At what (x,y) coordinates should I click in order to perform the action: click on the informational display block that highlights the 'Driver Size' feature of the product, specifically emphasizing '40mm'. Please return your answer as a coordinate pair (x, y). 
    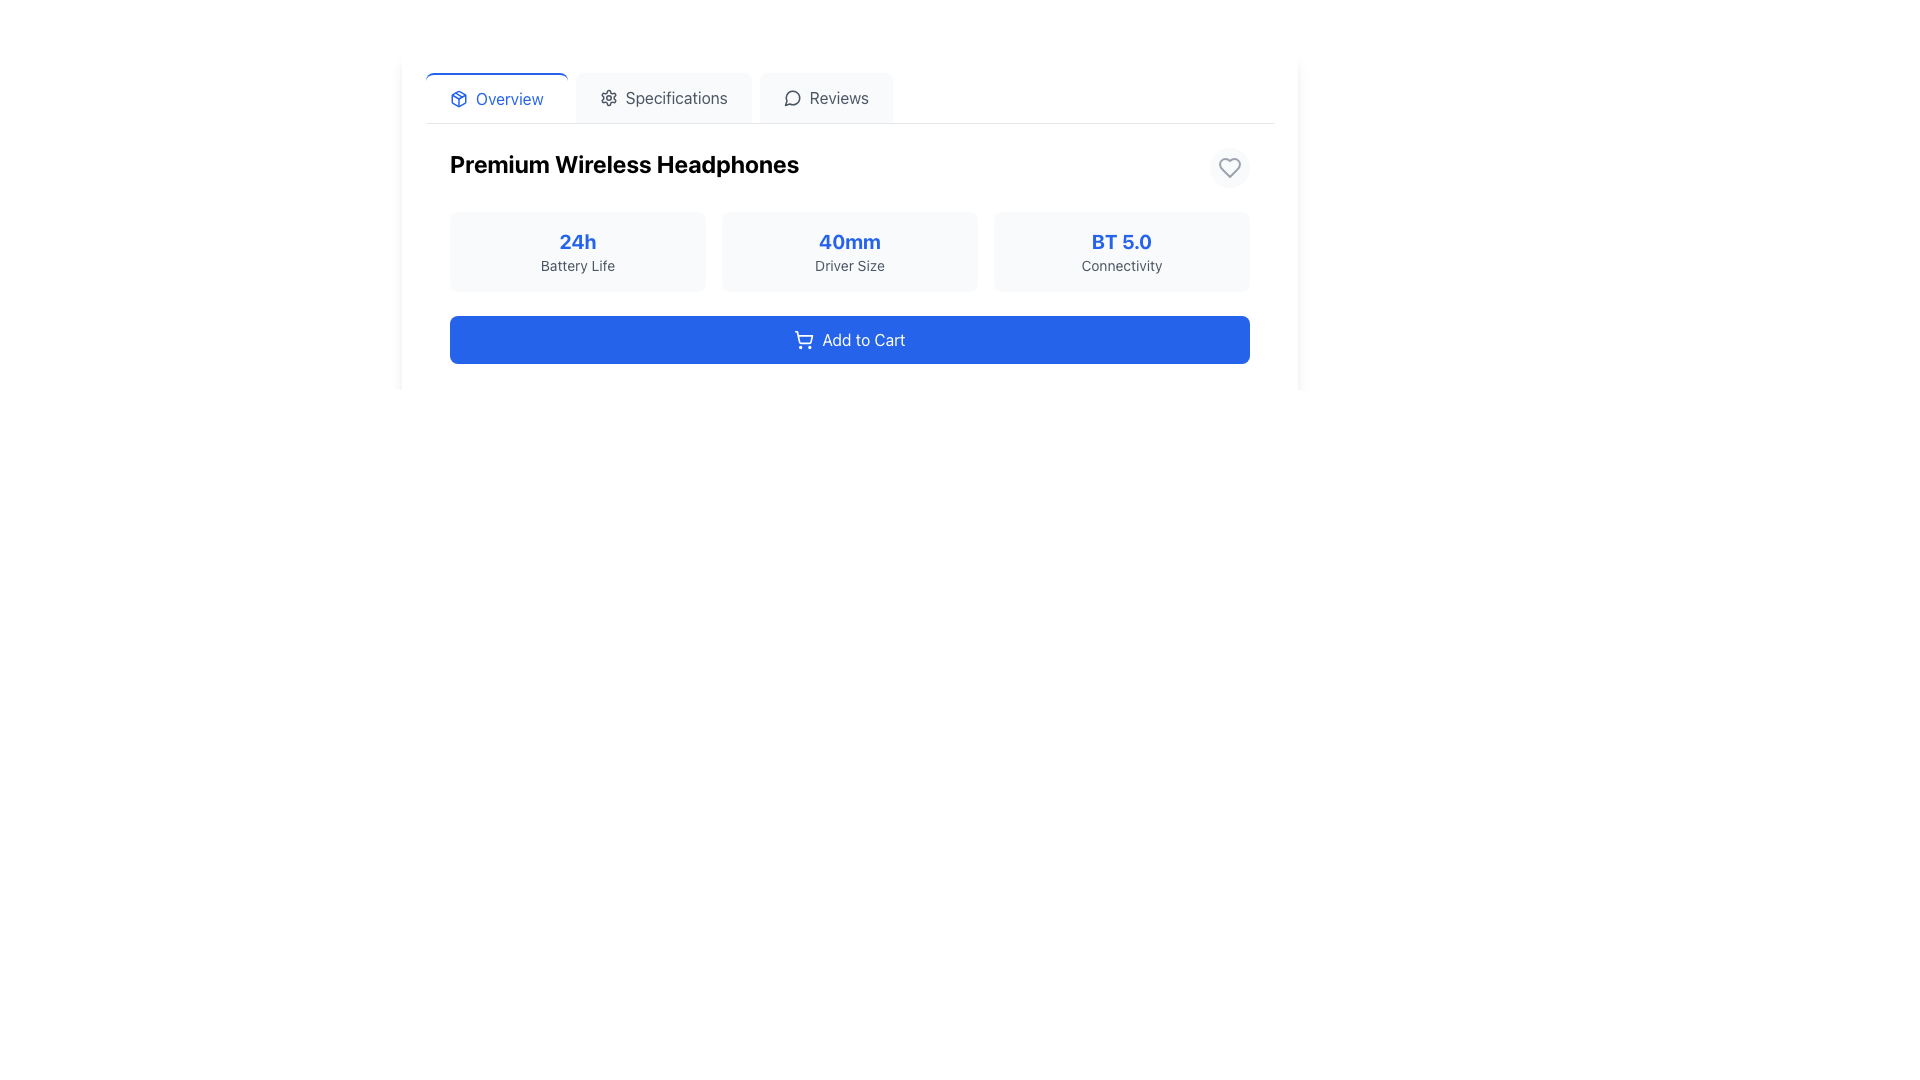
    Looking at the image, I should click on (849, 219).